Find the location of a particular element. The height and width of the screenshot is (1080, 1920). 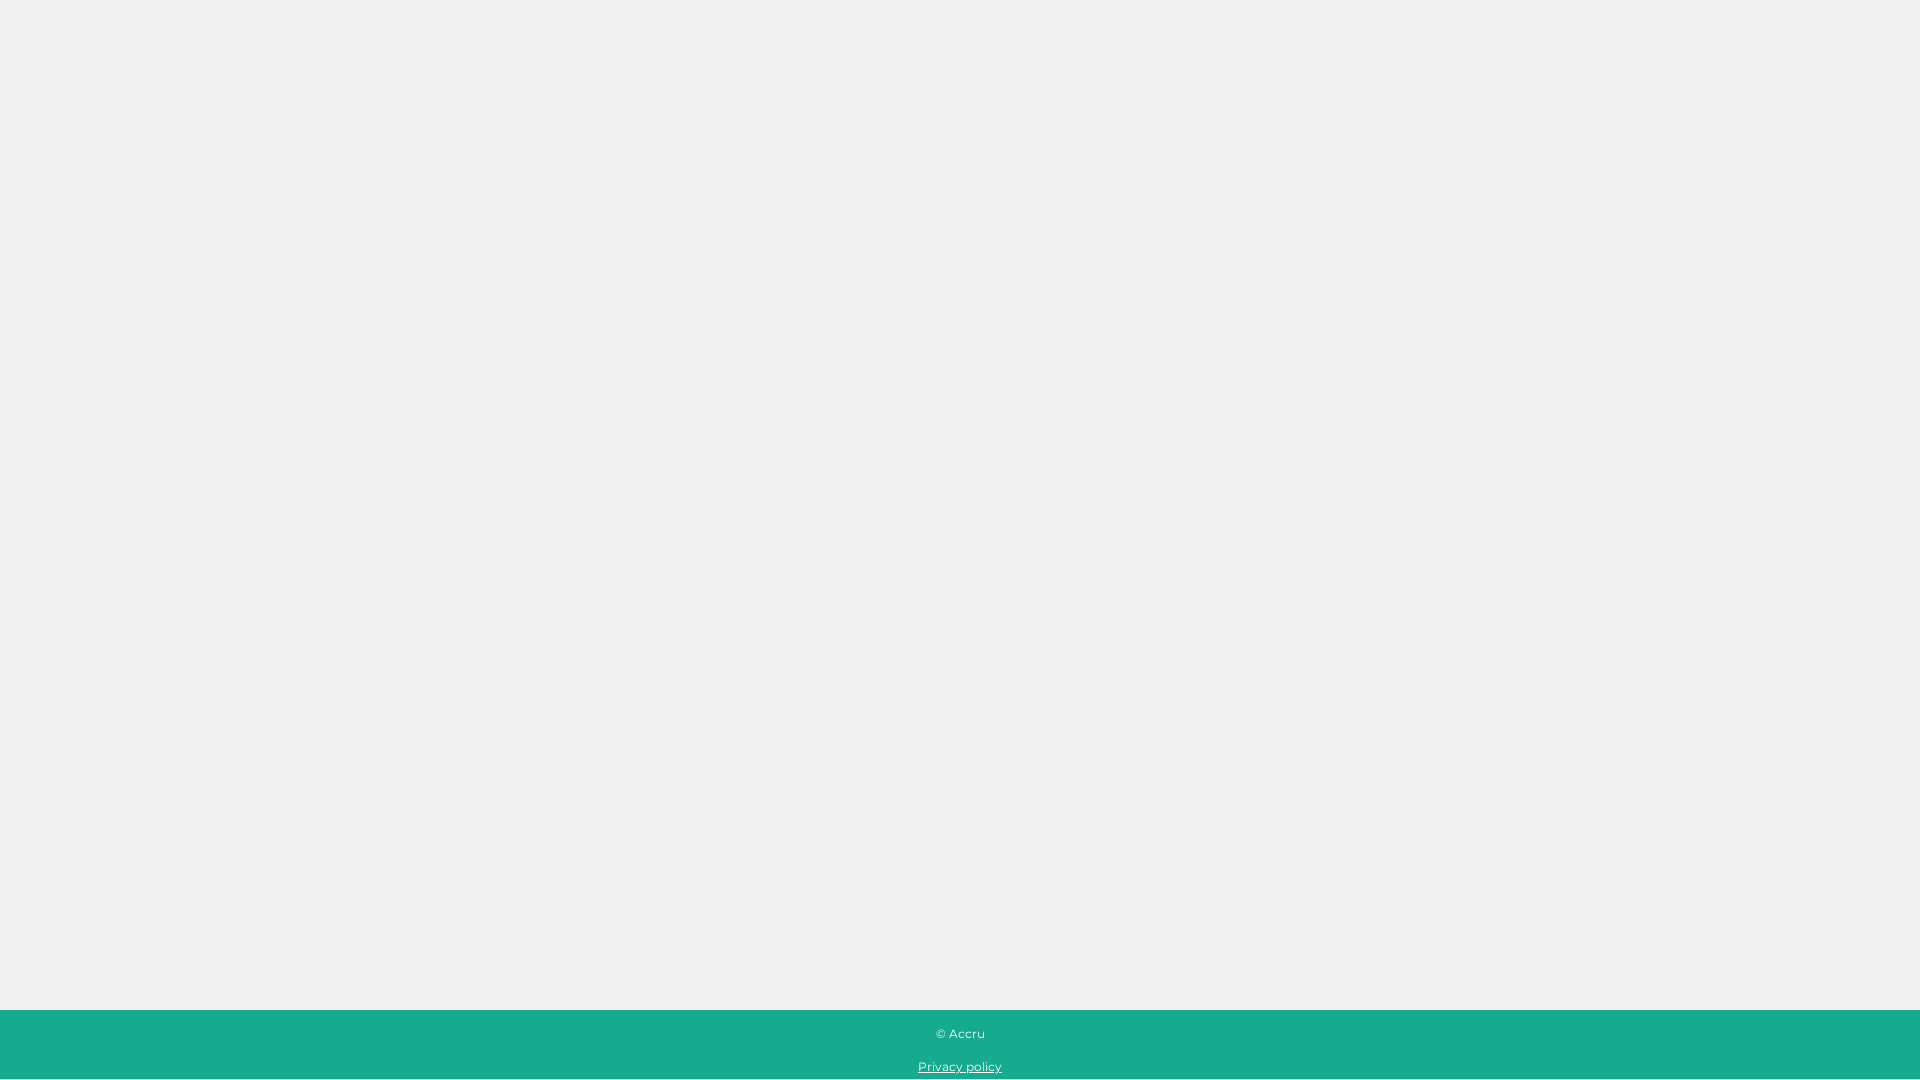

'Privacy policy' is located at coordinates (960, 1065).